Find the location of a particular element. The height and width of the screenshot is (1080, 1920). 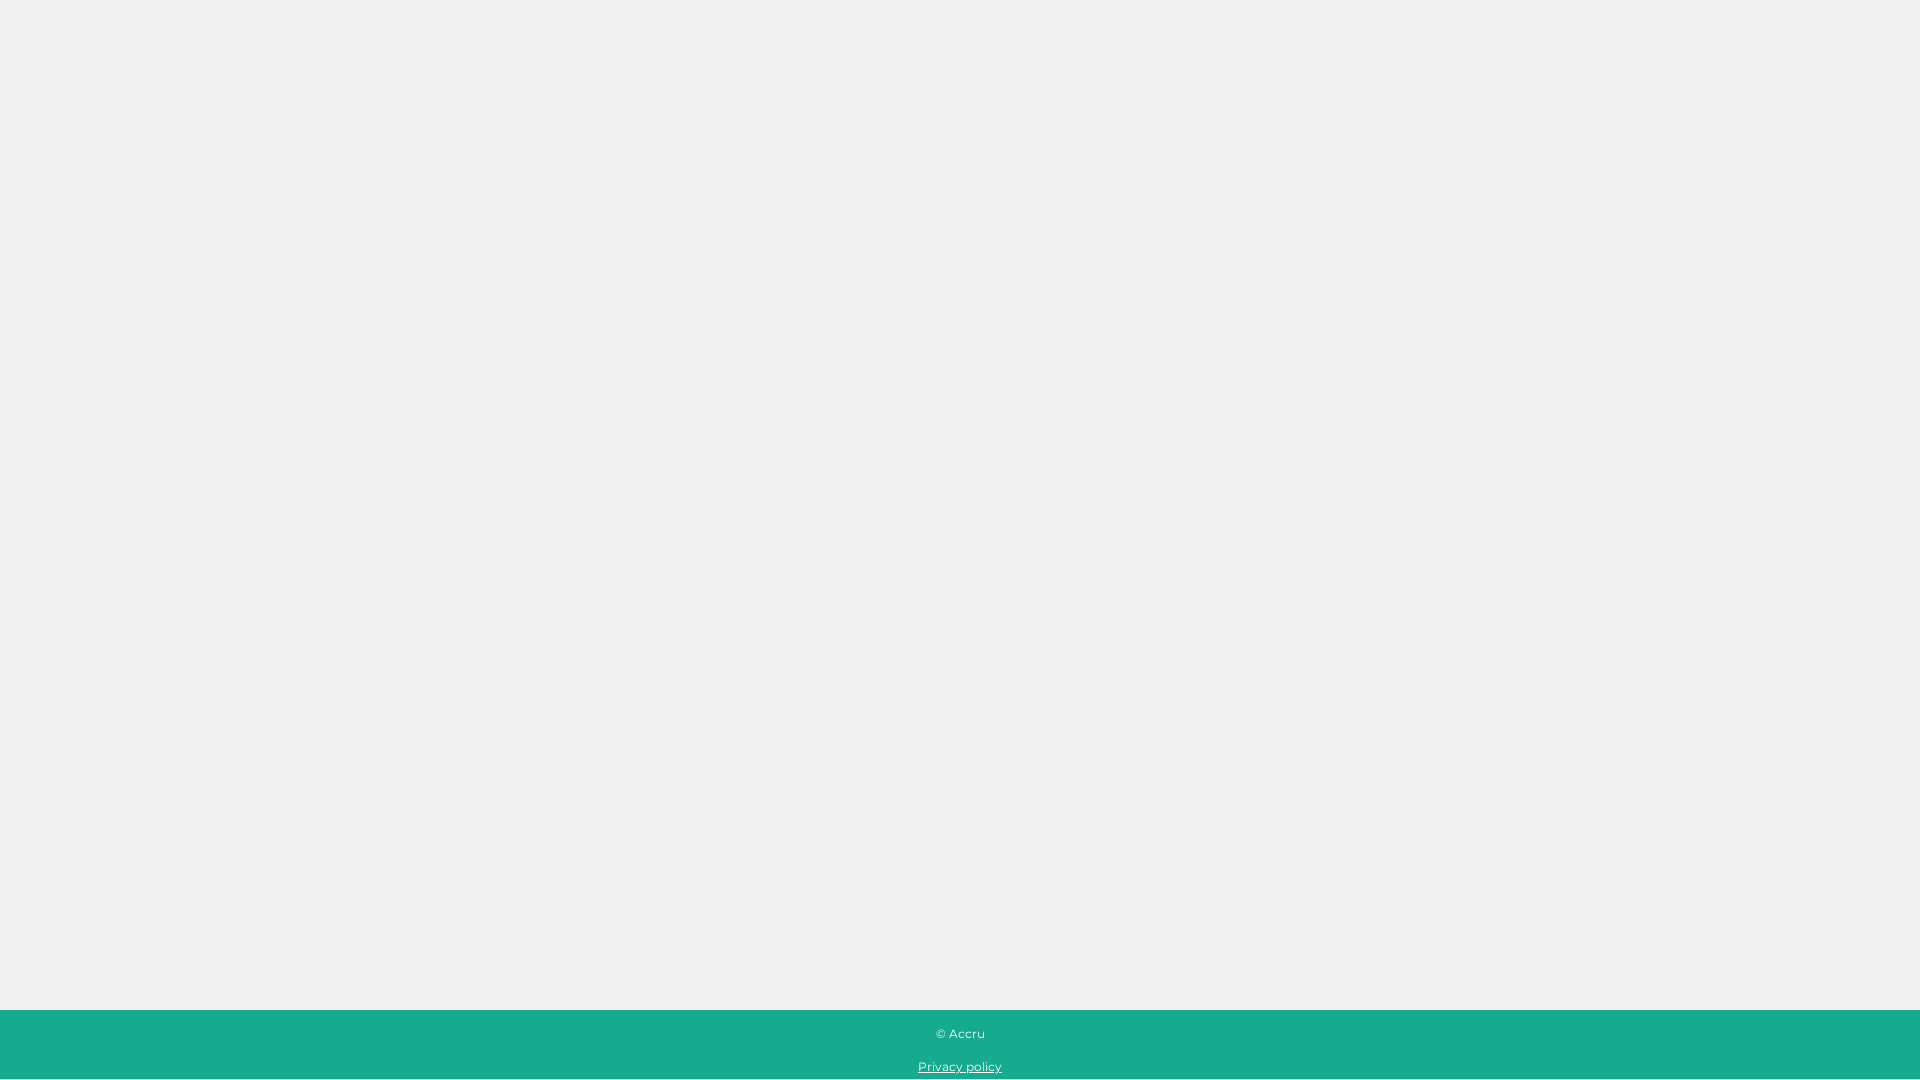

'Privacy policy' is located at coordinates (960, 1065).